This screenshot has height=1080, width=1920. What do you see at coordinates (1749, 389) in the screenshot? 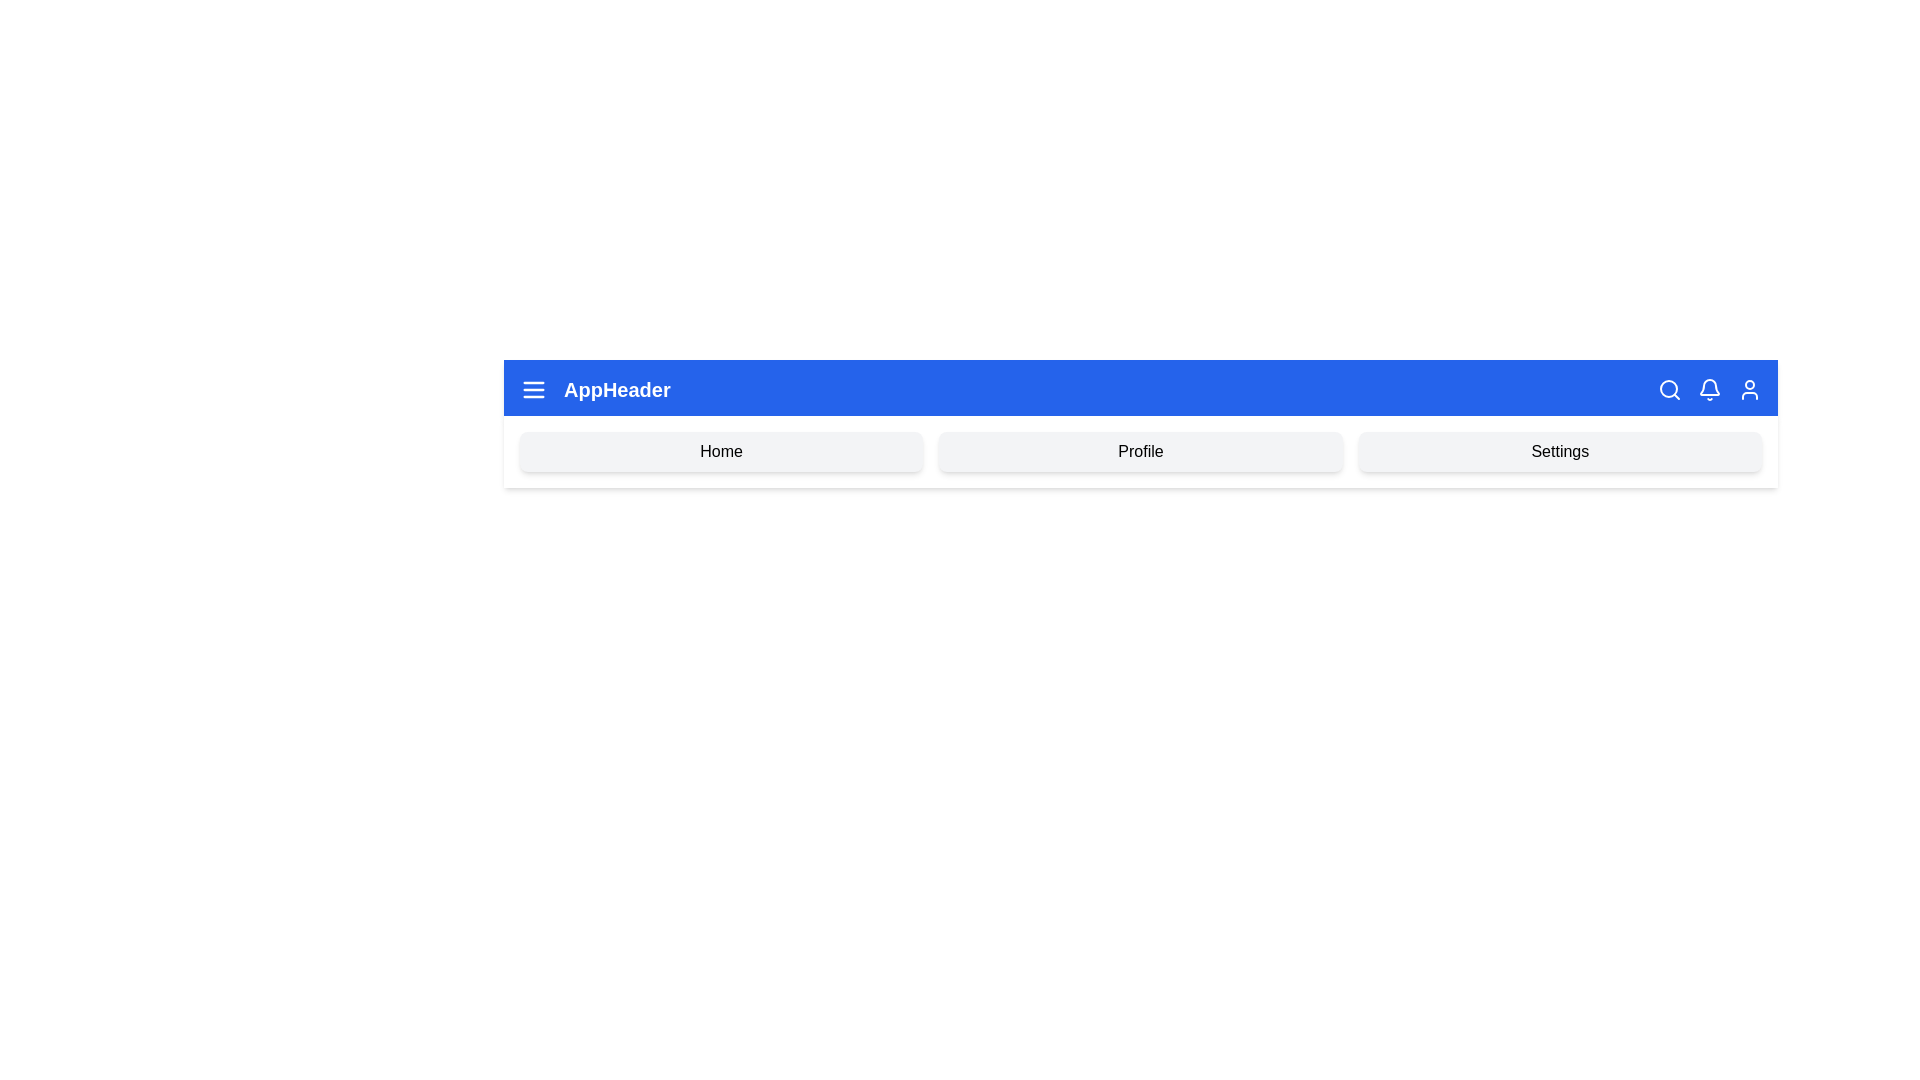
I see `the user icon in the header to access user-related actions` at bounding box center [1749, 389].